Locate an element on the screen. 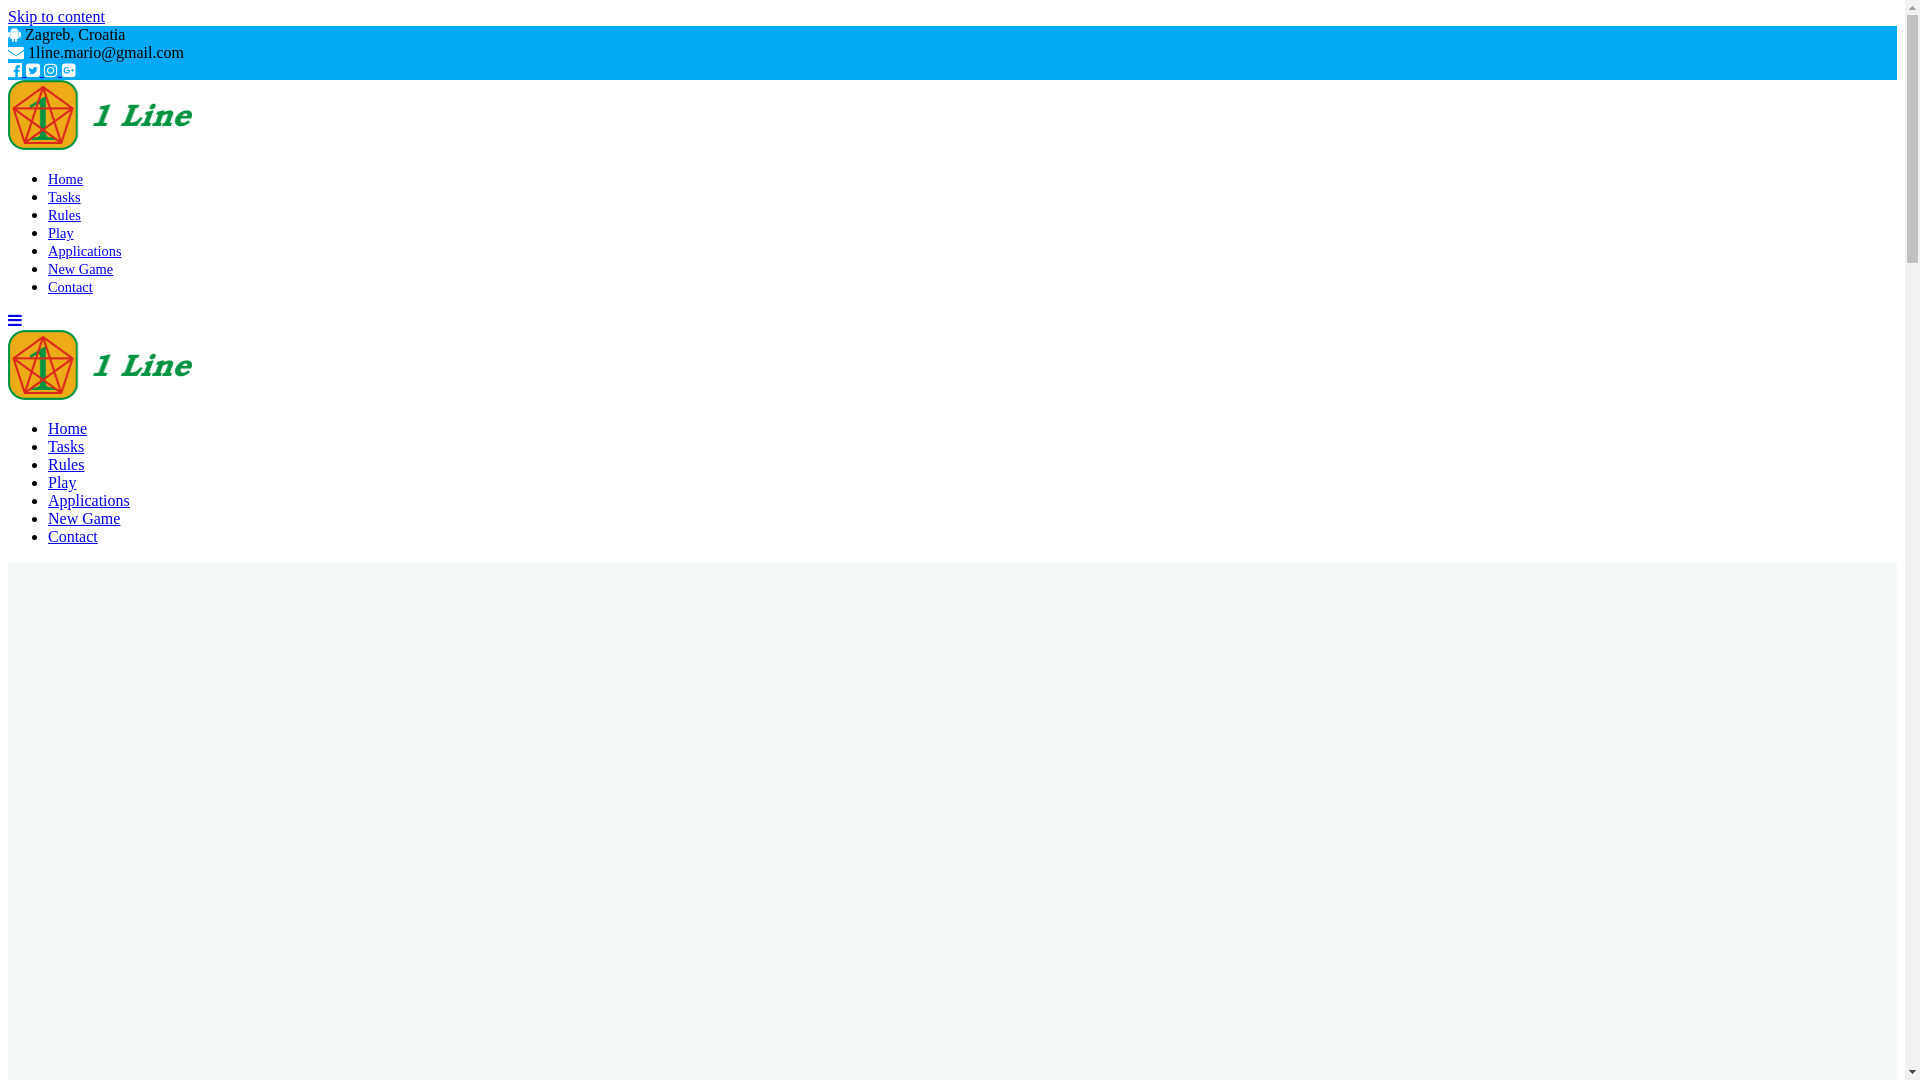 The width and height of the screenshot is (1920, 1080). 'Skip to content' is located at coordinates (8, 16).